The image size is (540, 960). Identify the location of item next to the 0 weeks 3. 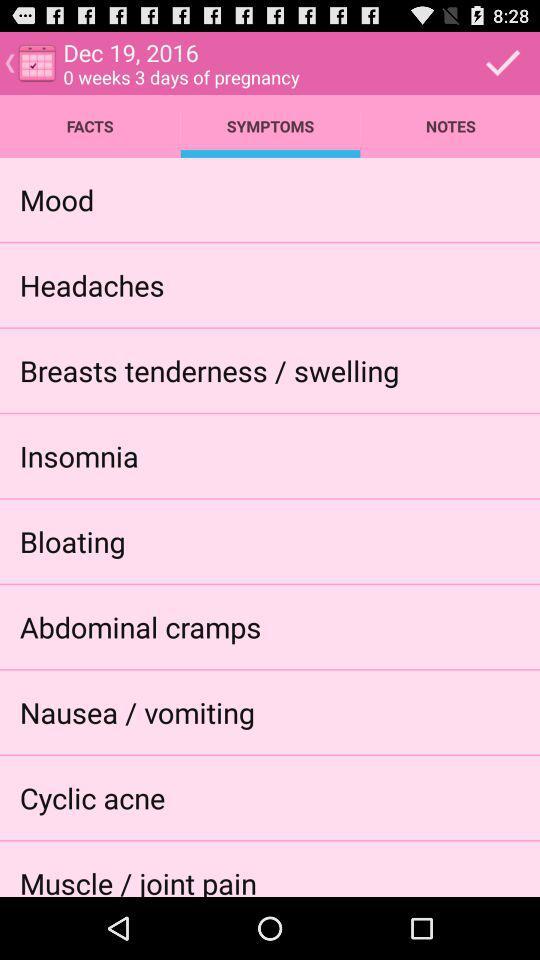
(502, 62).